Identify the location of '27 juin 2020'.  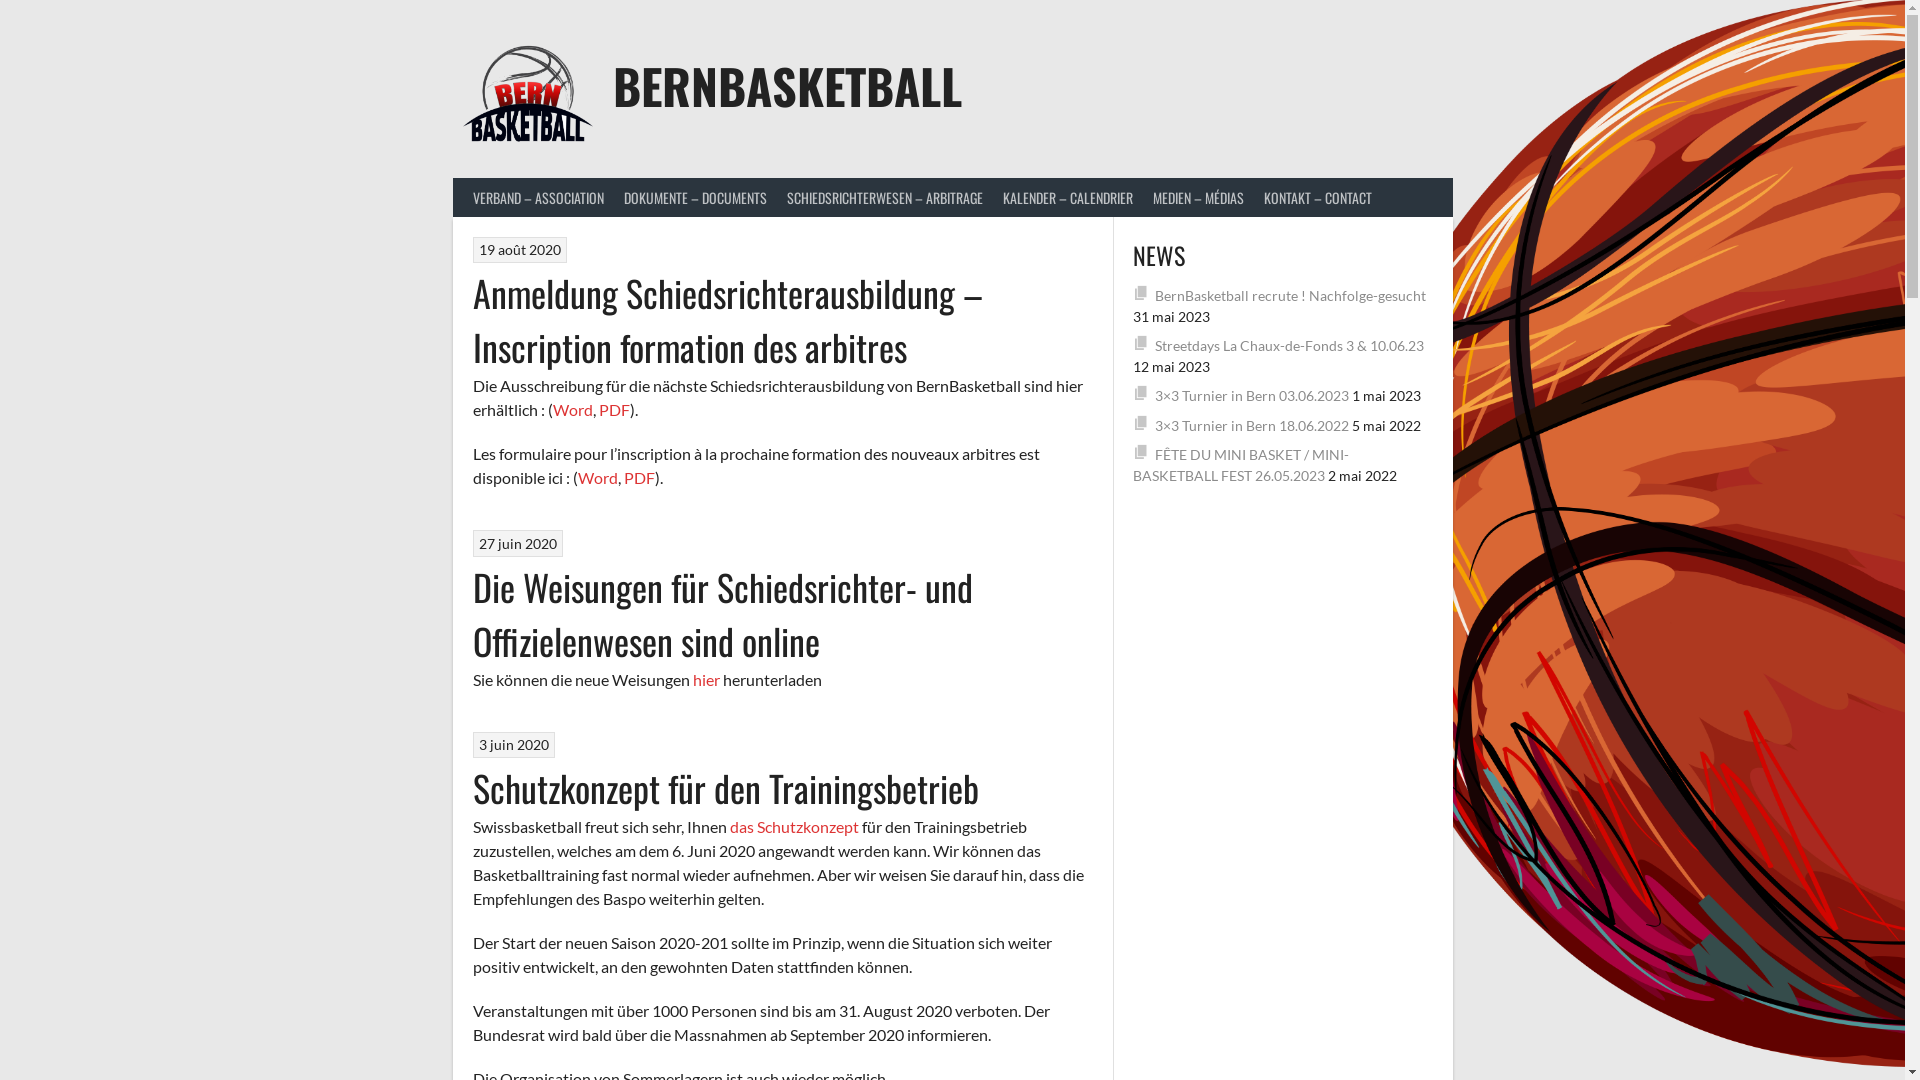
(478, 543).